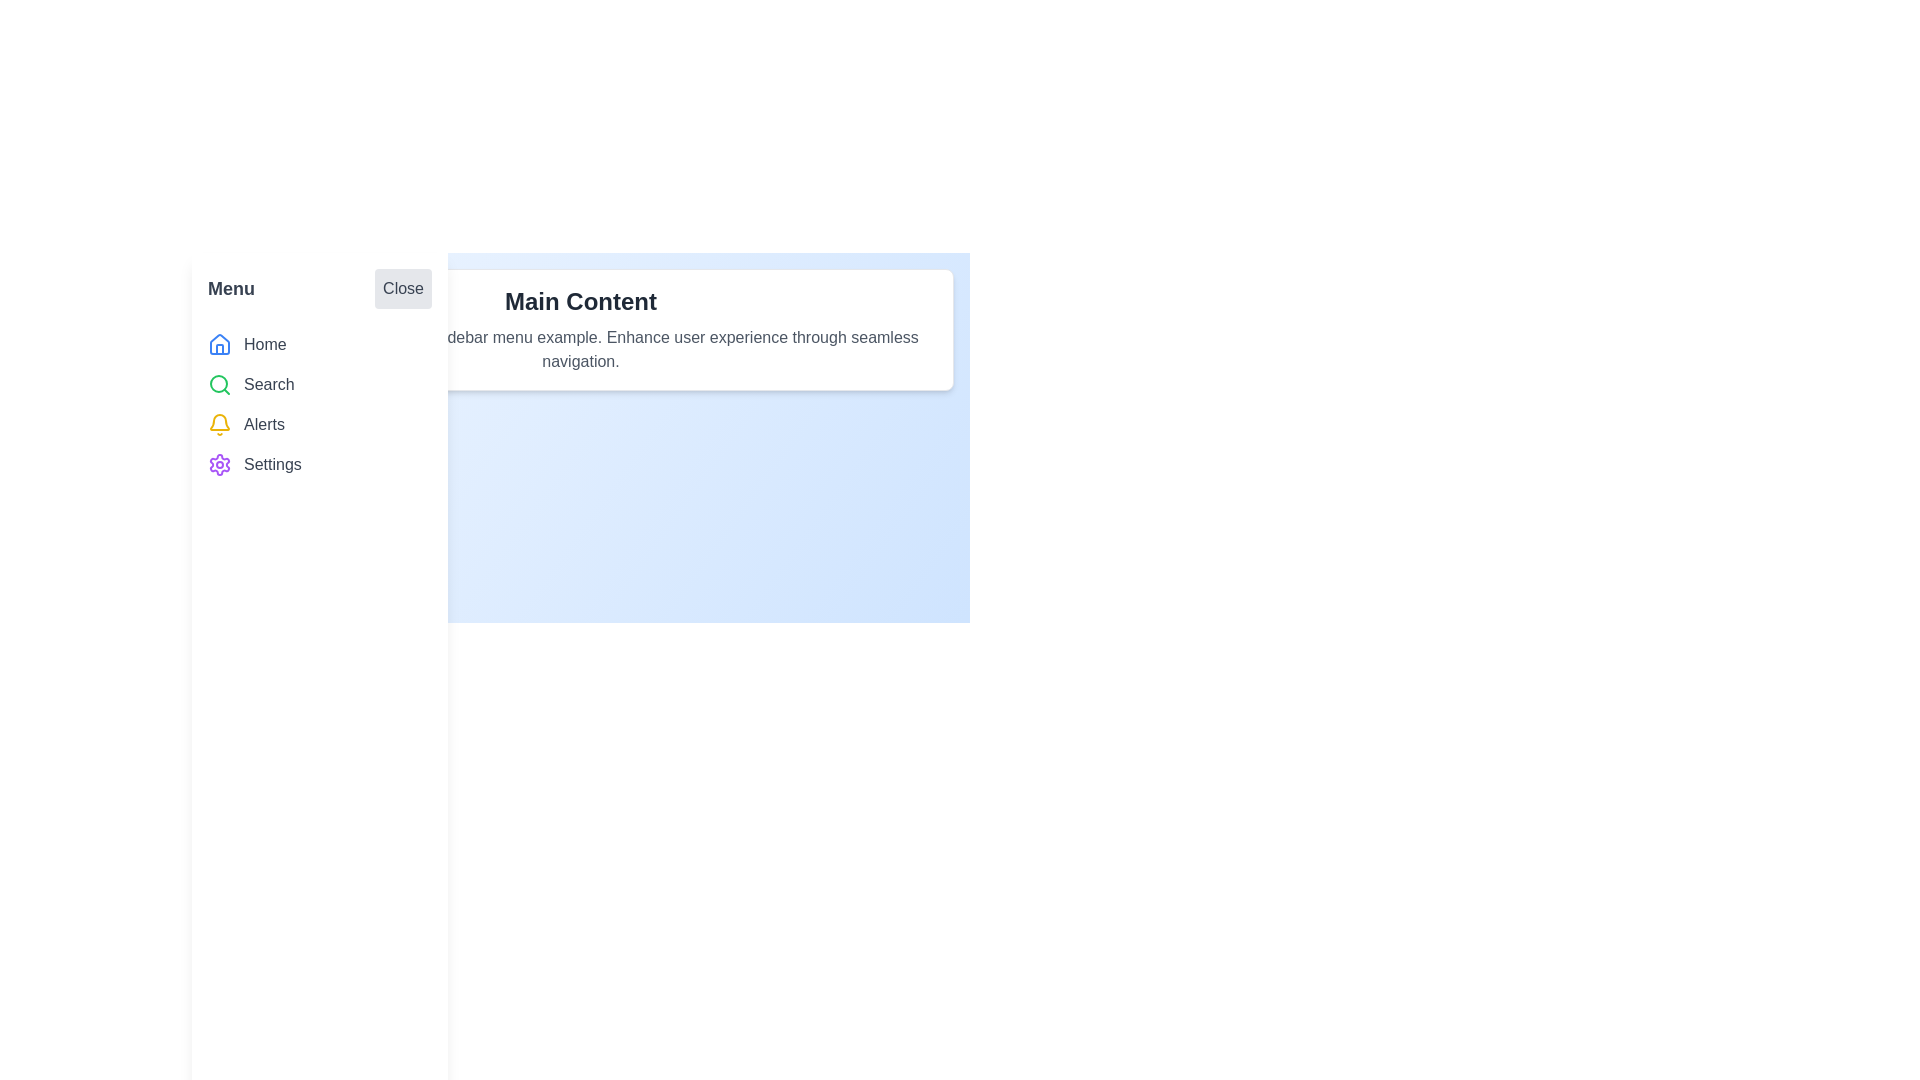 Image resolution: width=1920 pixels, height=1080 pixels. Describe the element at coordinates (264, 343) in the screenshot. I see `the 'Home' text label, which is styled in gray and positioned next to a house icon` at that location.